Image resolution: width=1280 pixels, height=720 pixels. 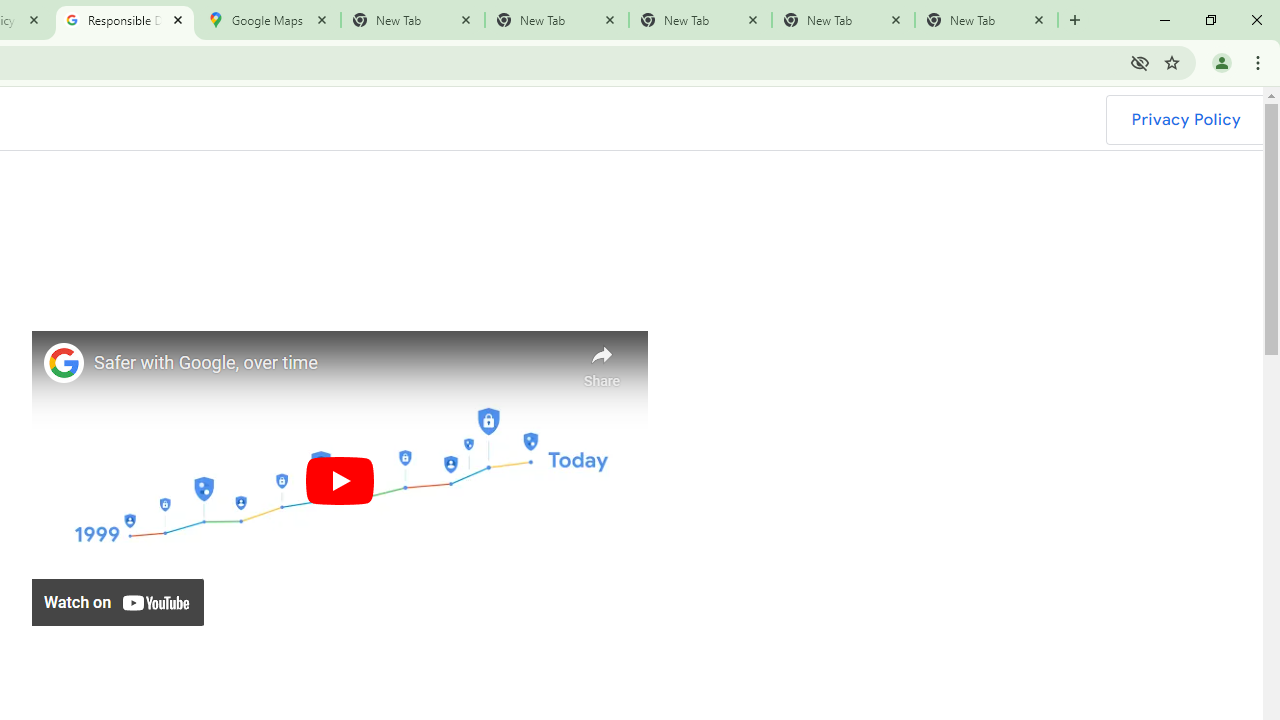 What do you see at coordinates (1165, 20) in the screenshot?
I see `'Minimize'` at bounding box center [1165, 20].